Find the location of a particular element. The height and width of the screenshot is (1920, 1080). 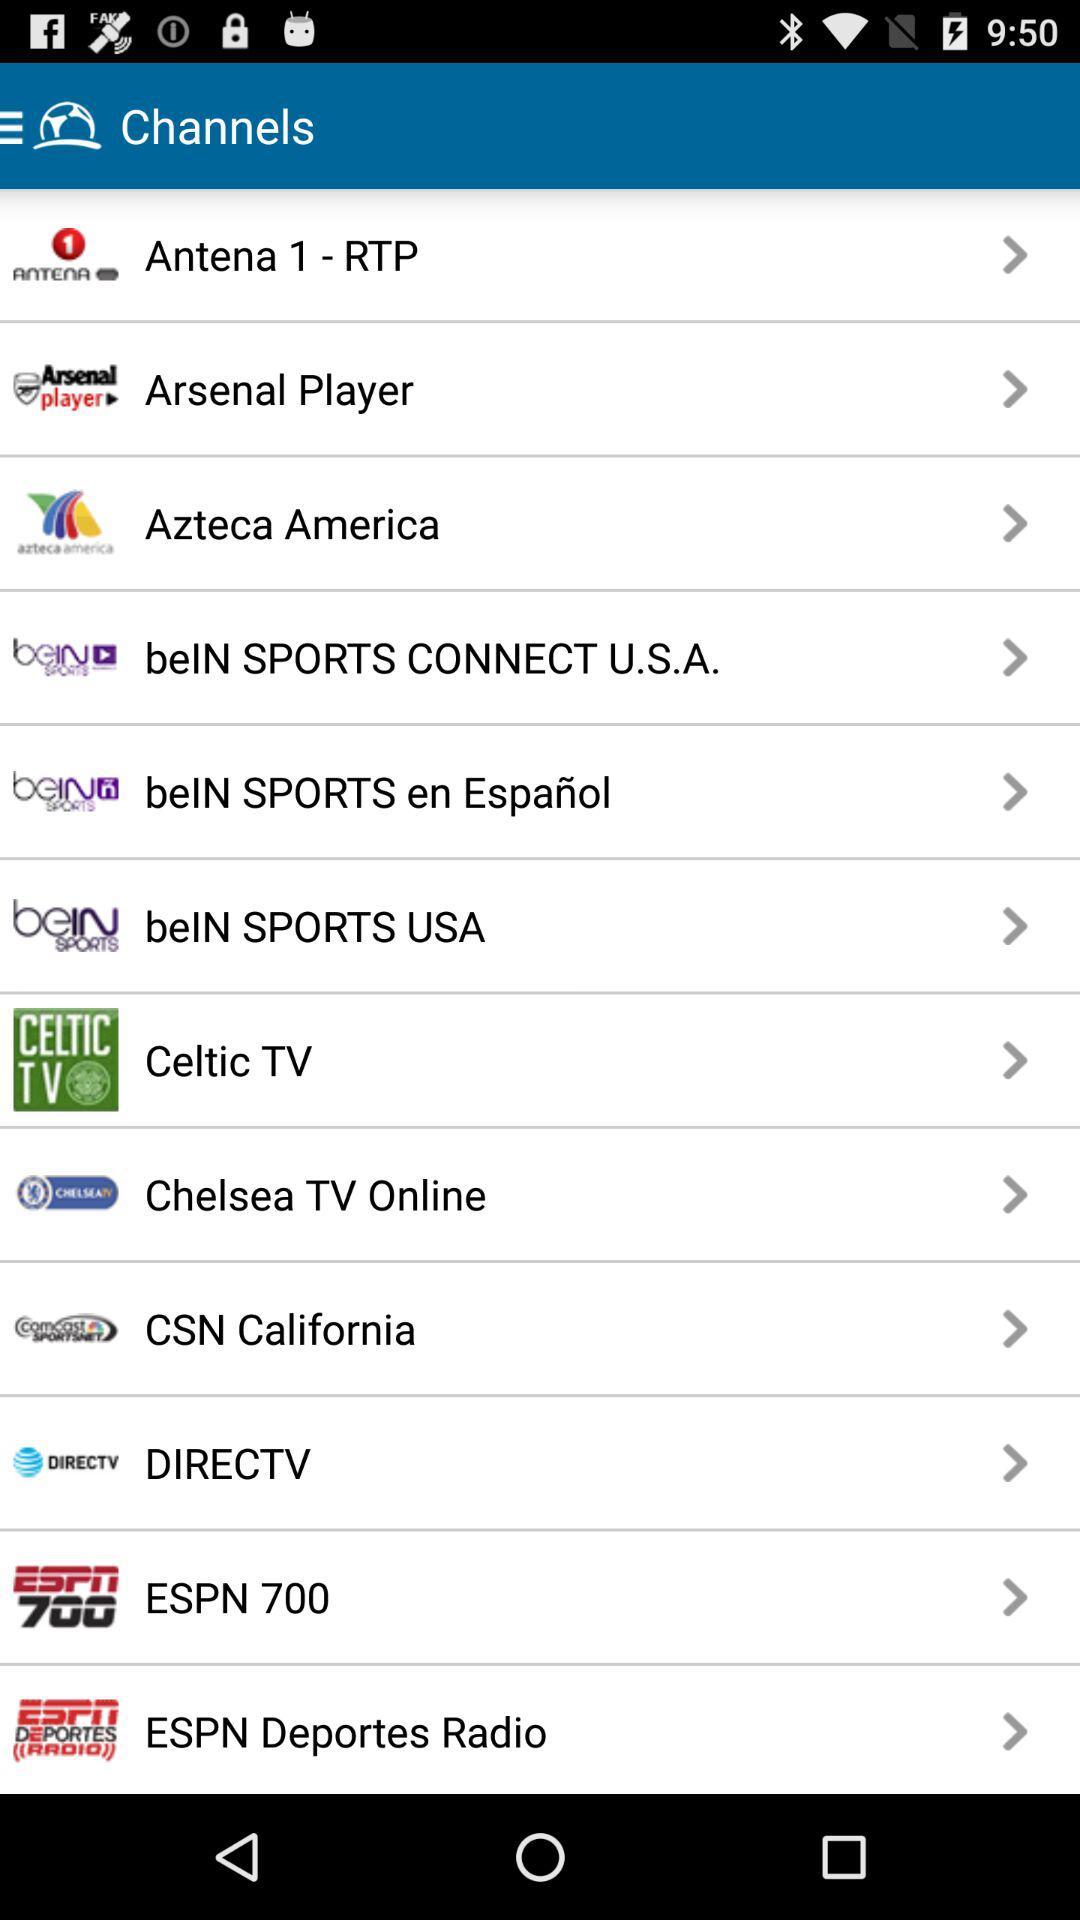

the espn deportes radio item is located at coordinates (503, 1730).